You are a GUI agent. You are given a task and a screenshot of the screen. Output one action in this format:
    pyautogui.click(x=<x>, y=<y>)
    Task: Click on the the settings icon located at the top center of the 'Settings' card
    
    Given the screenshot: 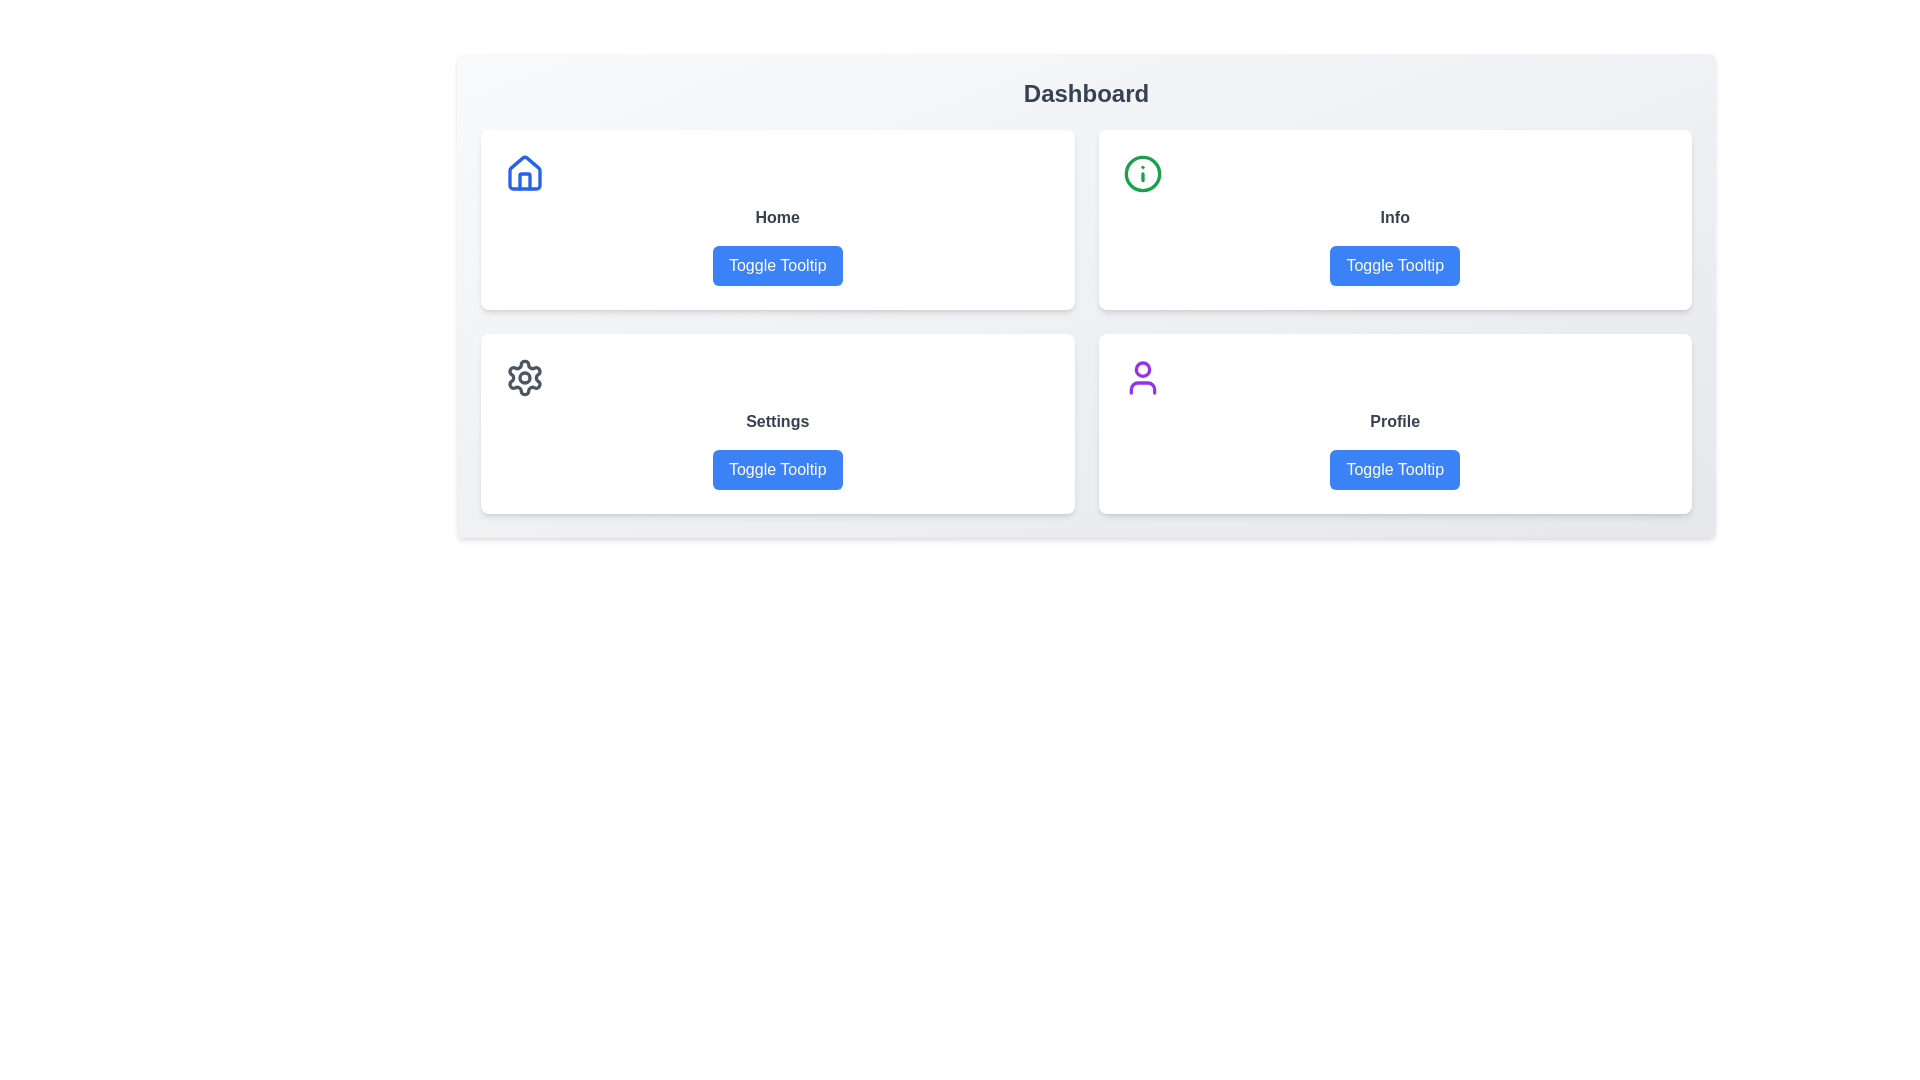 What is the action you would take?
    pyautogui.click(x=524, y=378)
    